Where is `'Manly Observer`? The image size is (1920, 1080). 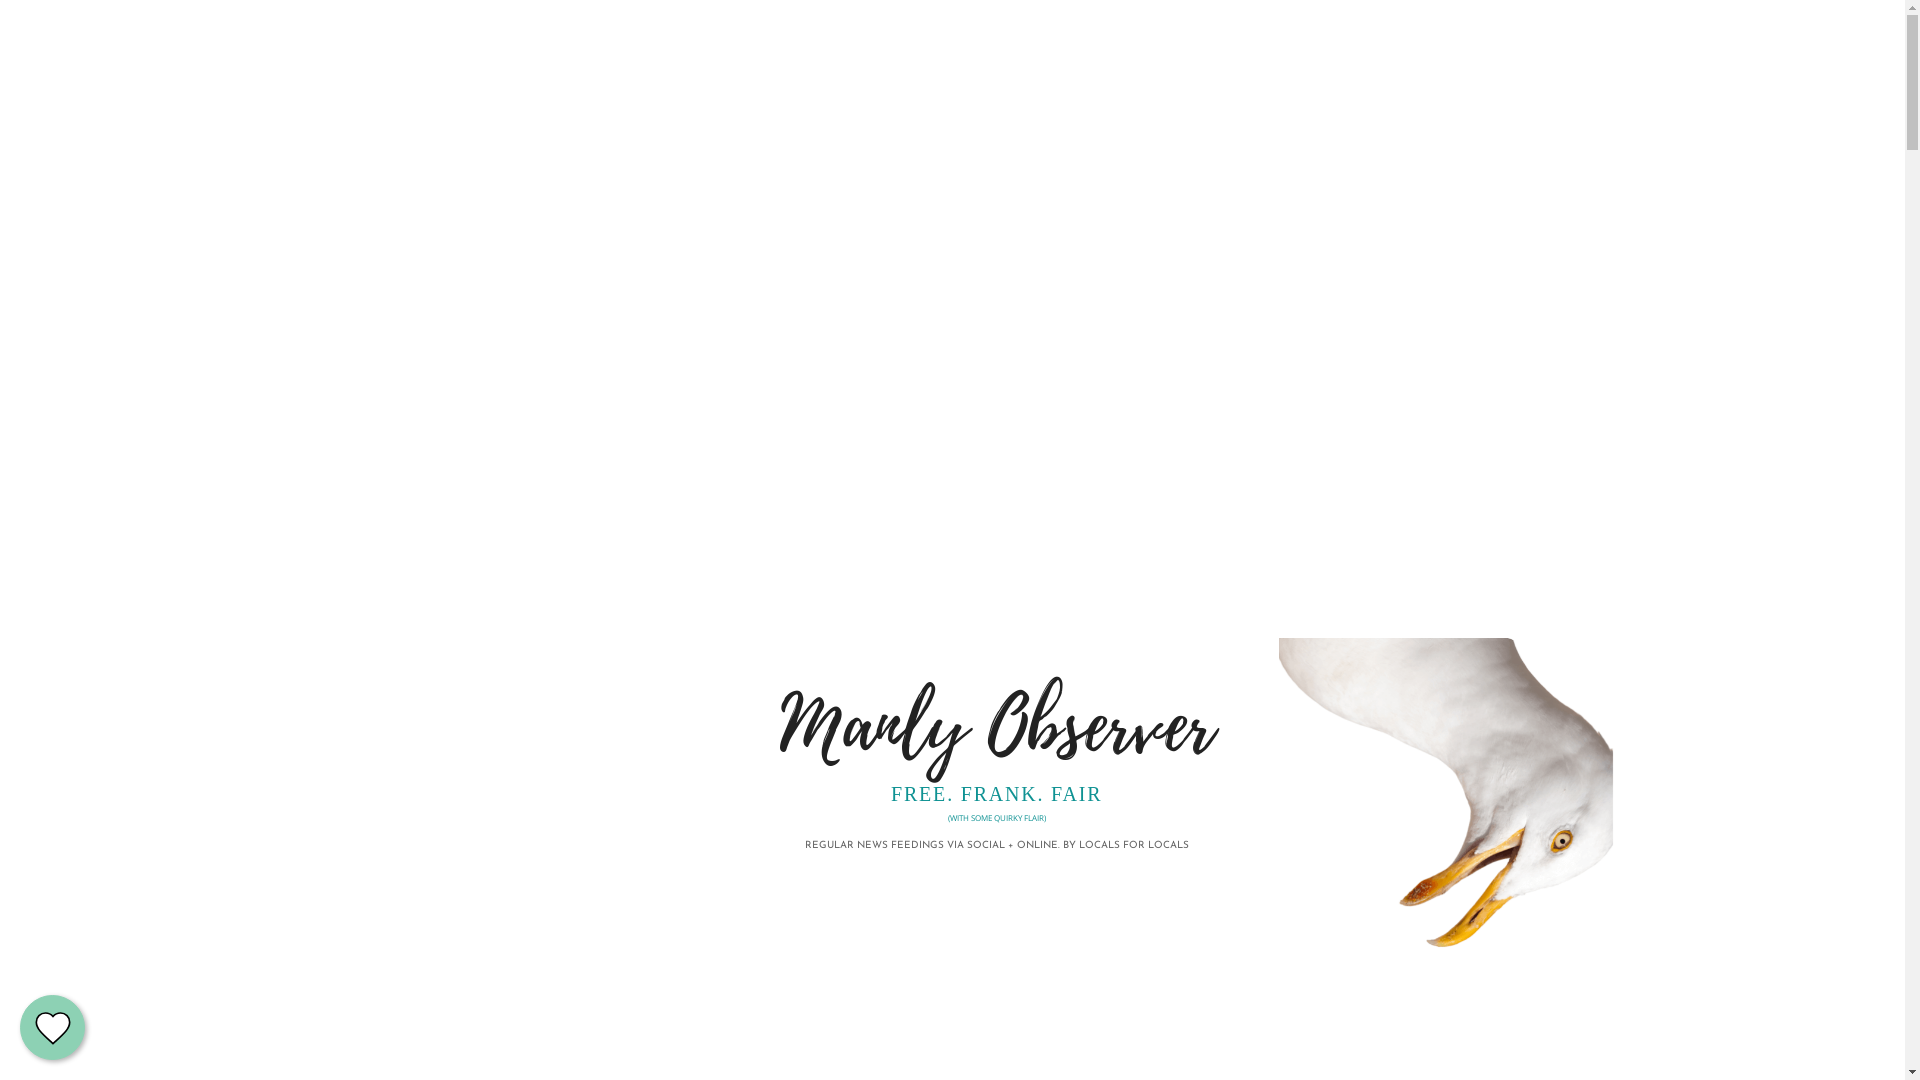
'Manly Observer is located at coordinates (996, 744).